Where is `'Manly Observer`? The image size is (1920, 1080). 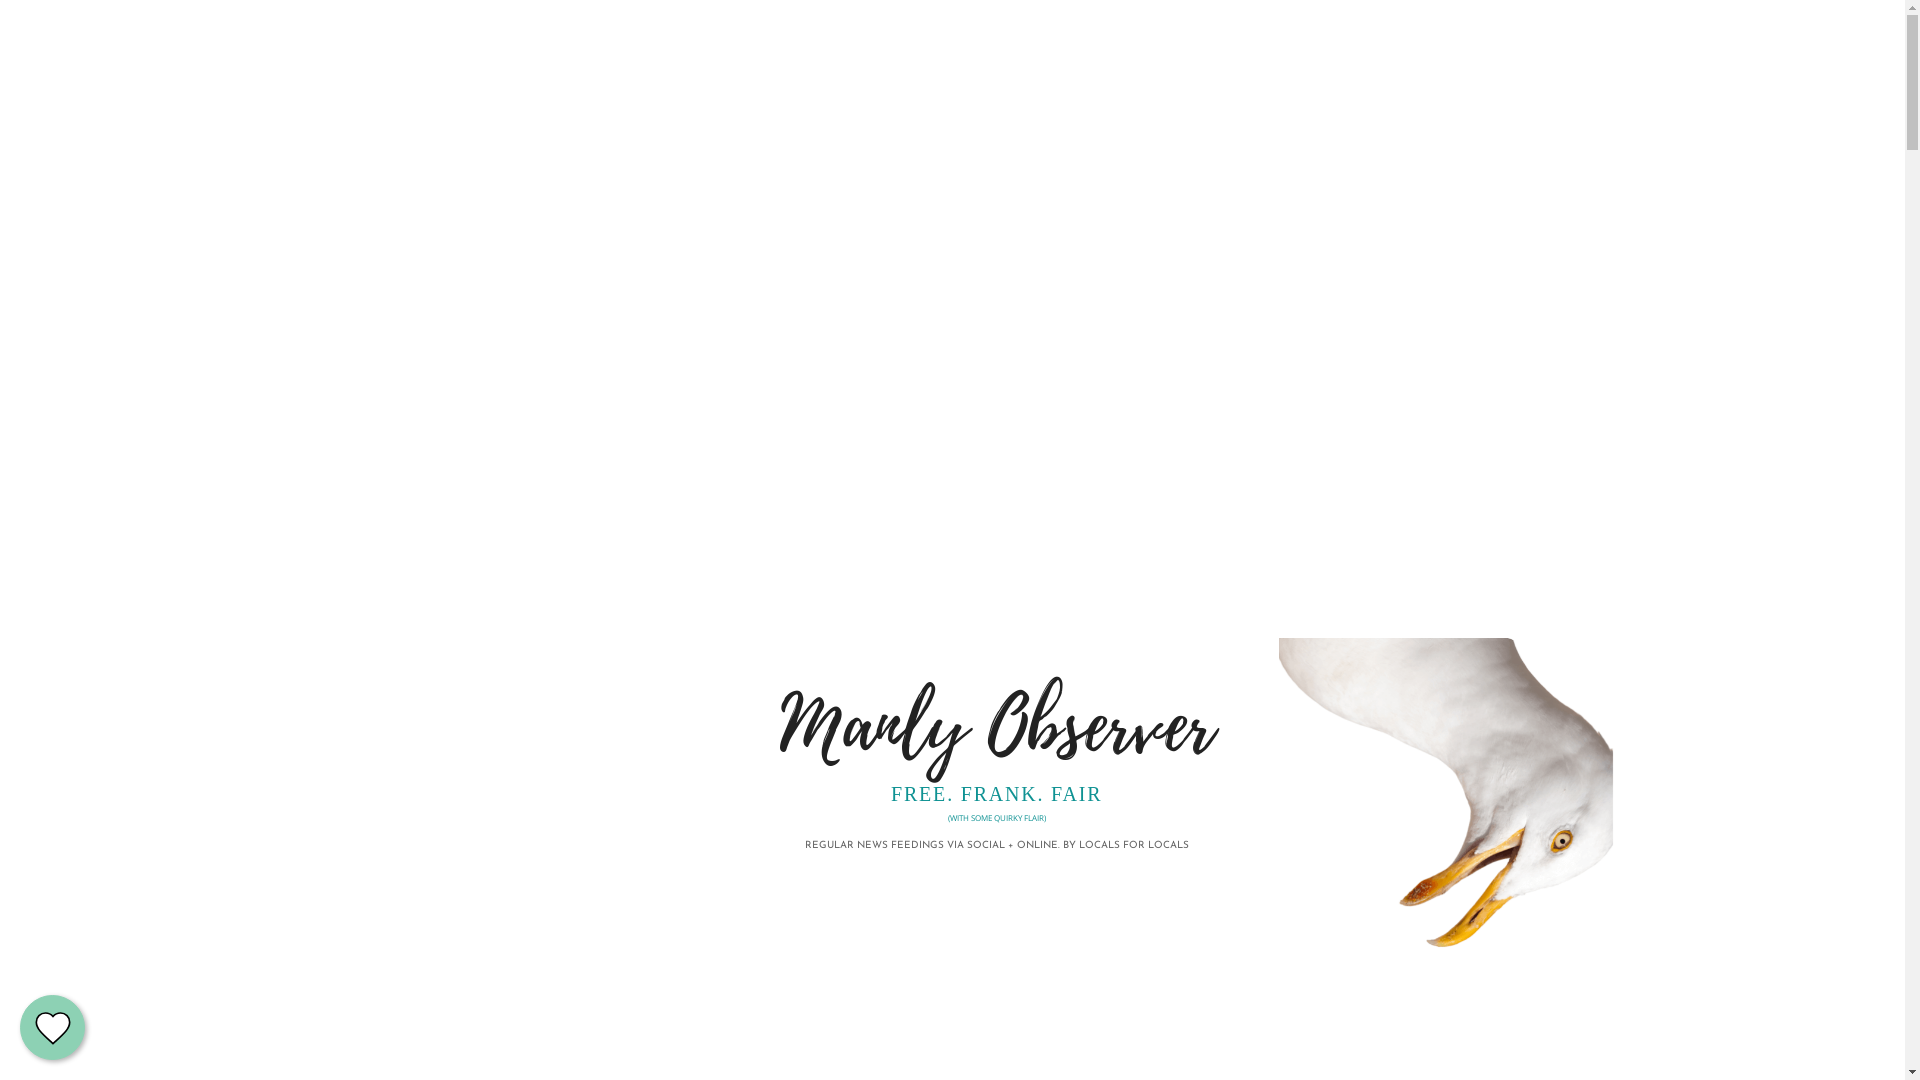
'Manly Observer is located at coordinates (996, 744).